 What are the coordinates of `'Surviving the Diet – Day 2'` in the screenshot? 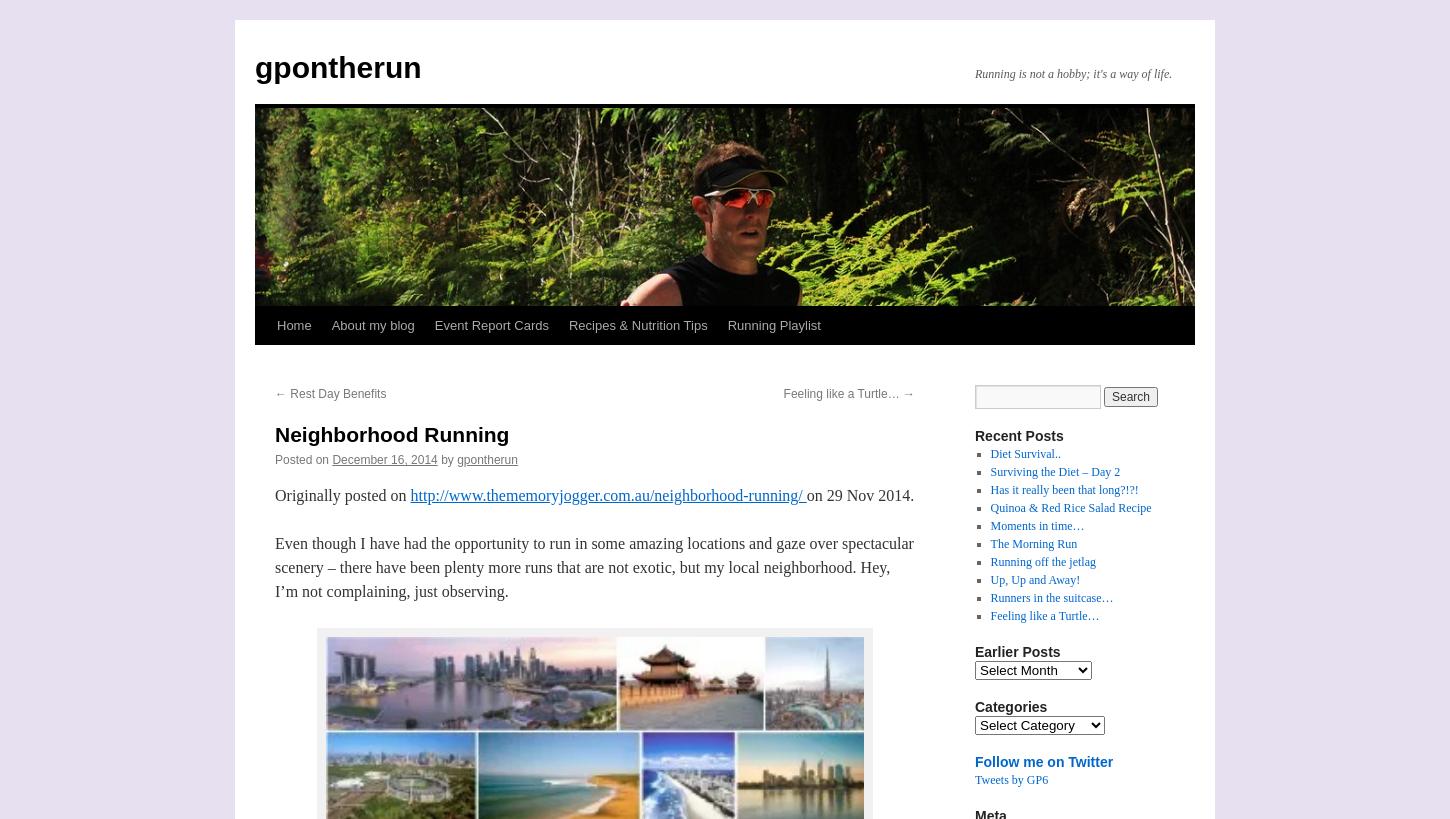 It's located at (1055, 470).